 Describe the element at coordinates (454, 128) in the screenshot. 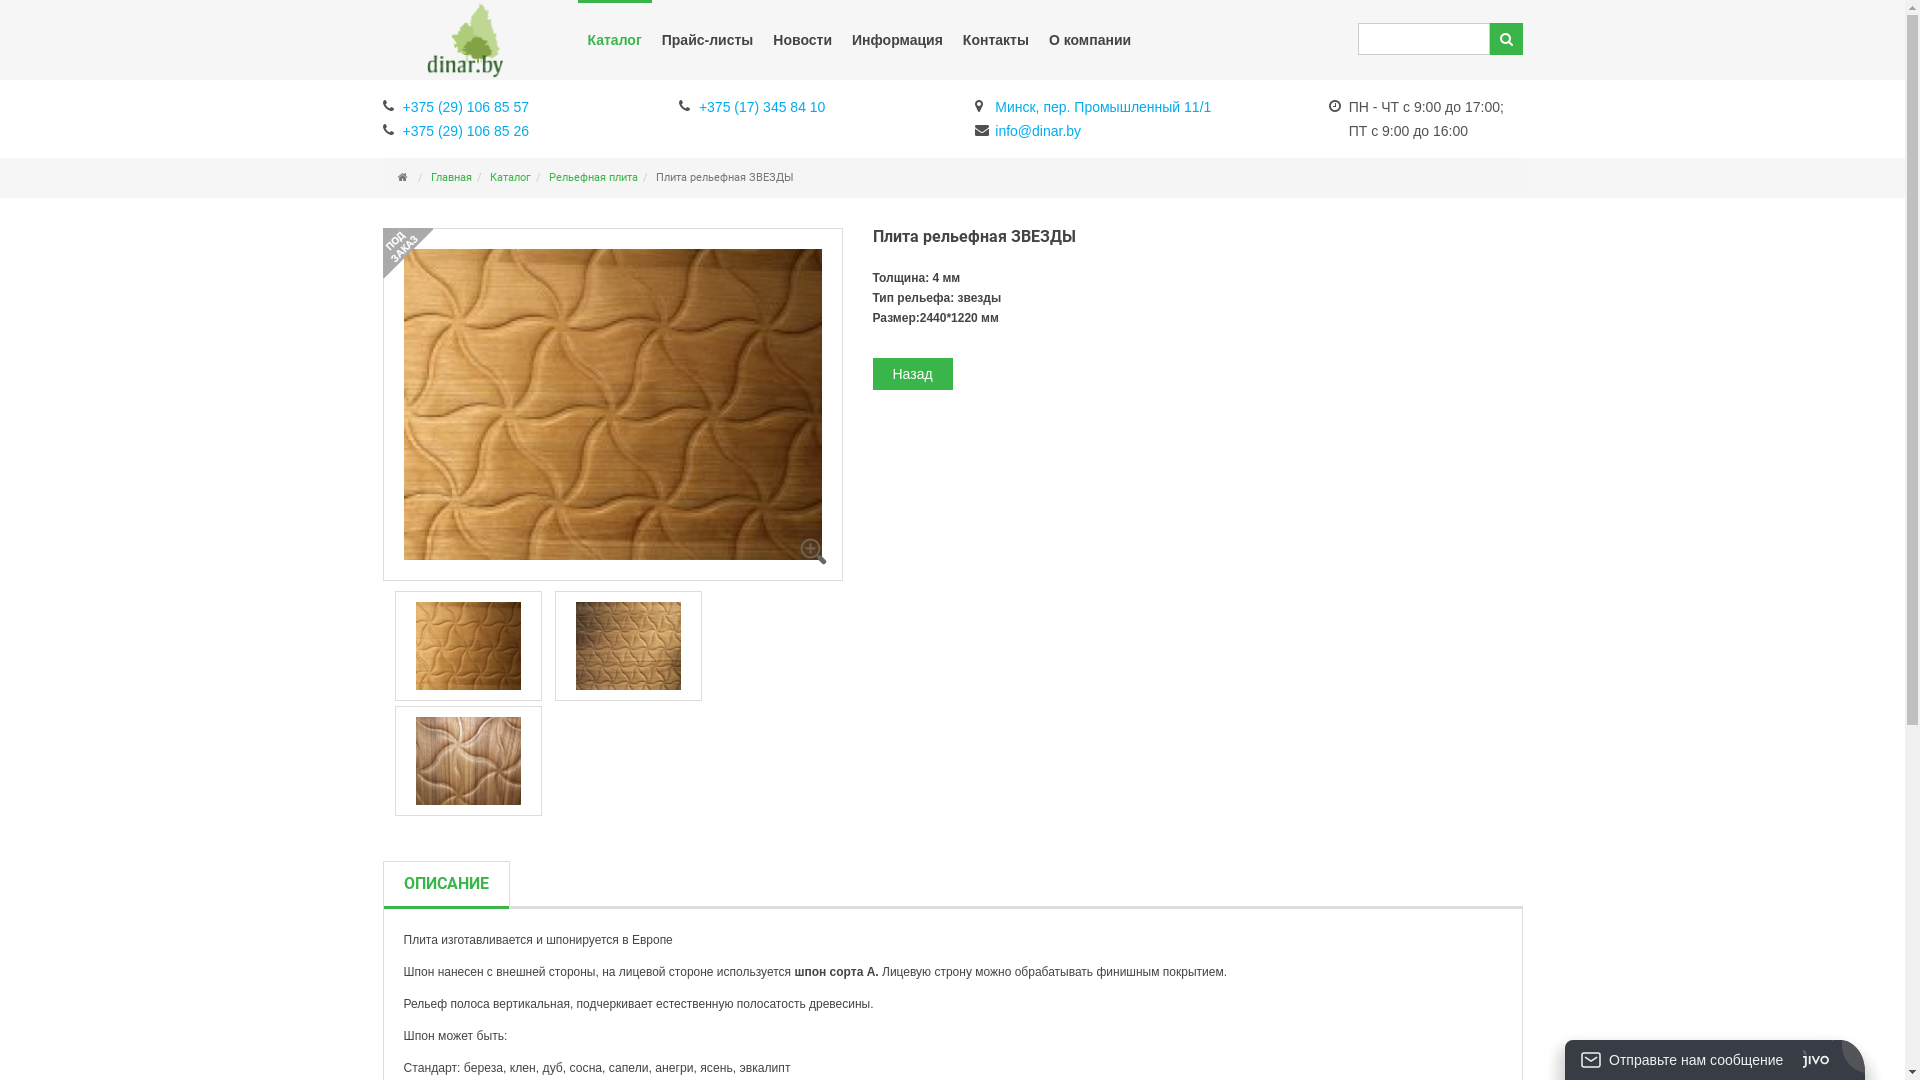

I see `'+375 (29) 106 85 26'` at that location.